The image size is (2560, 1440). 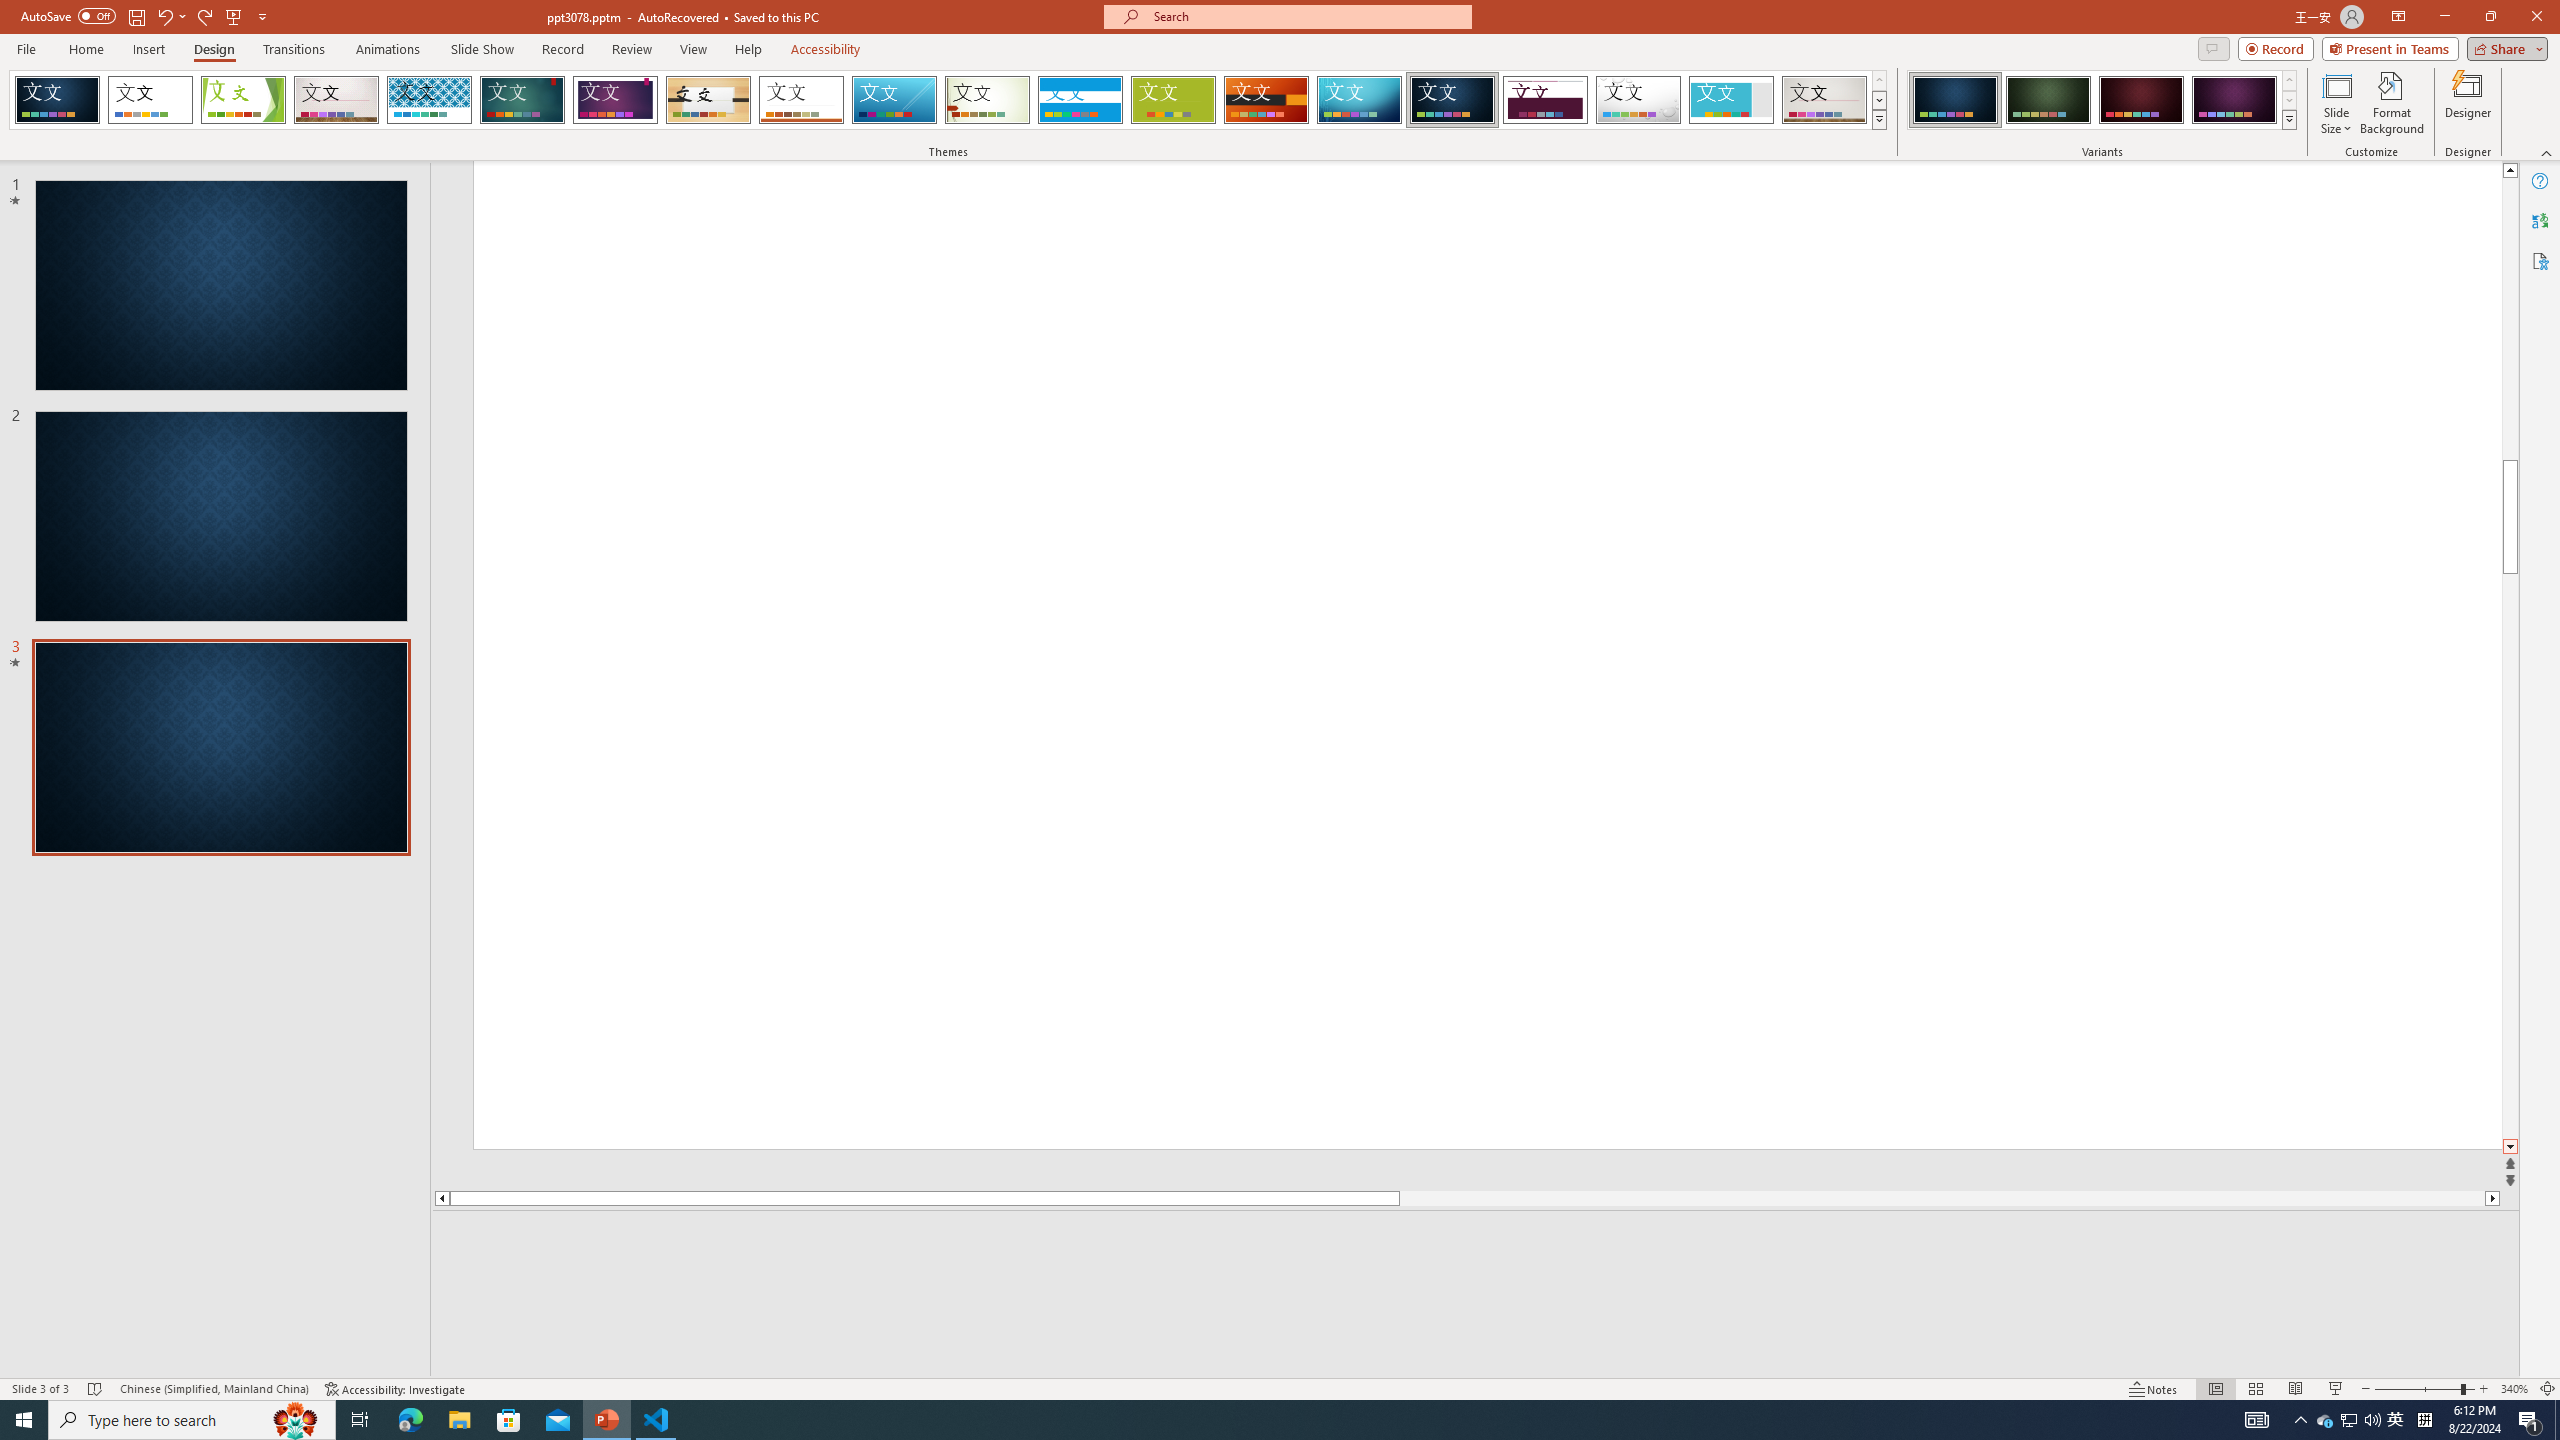 I want to click on 'Damask Variant 3', so click(x=2140, y=99).